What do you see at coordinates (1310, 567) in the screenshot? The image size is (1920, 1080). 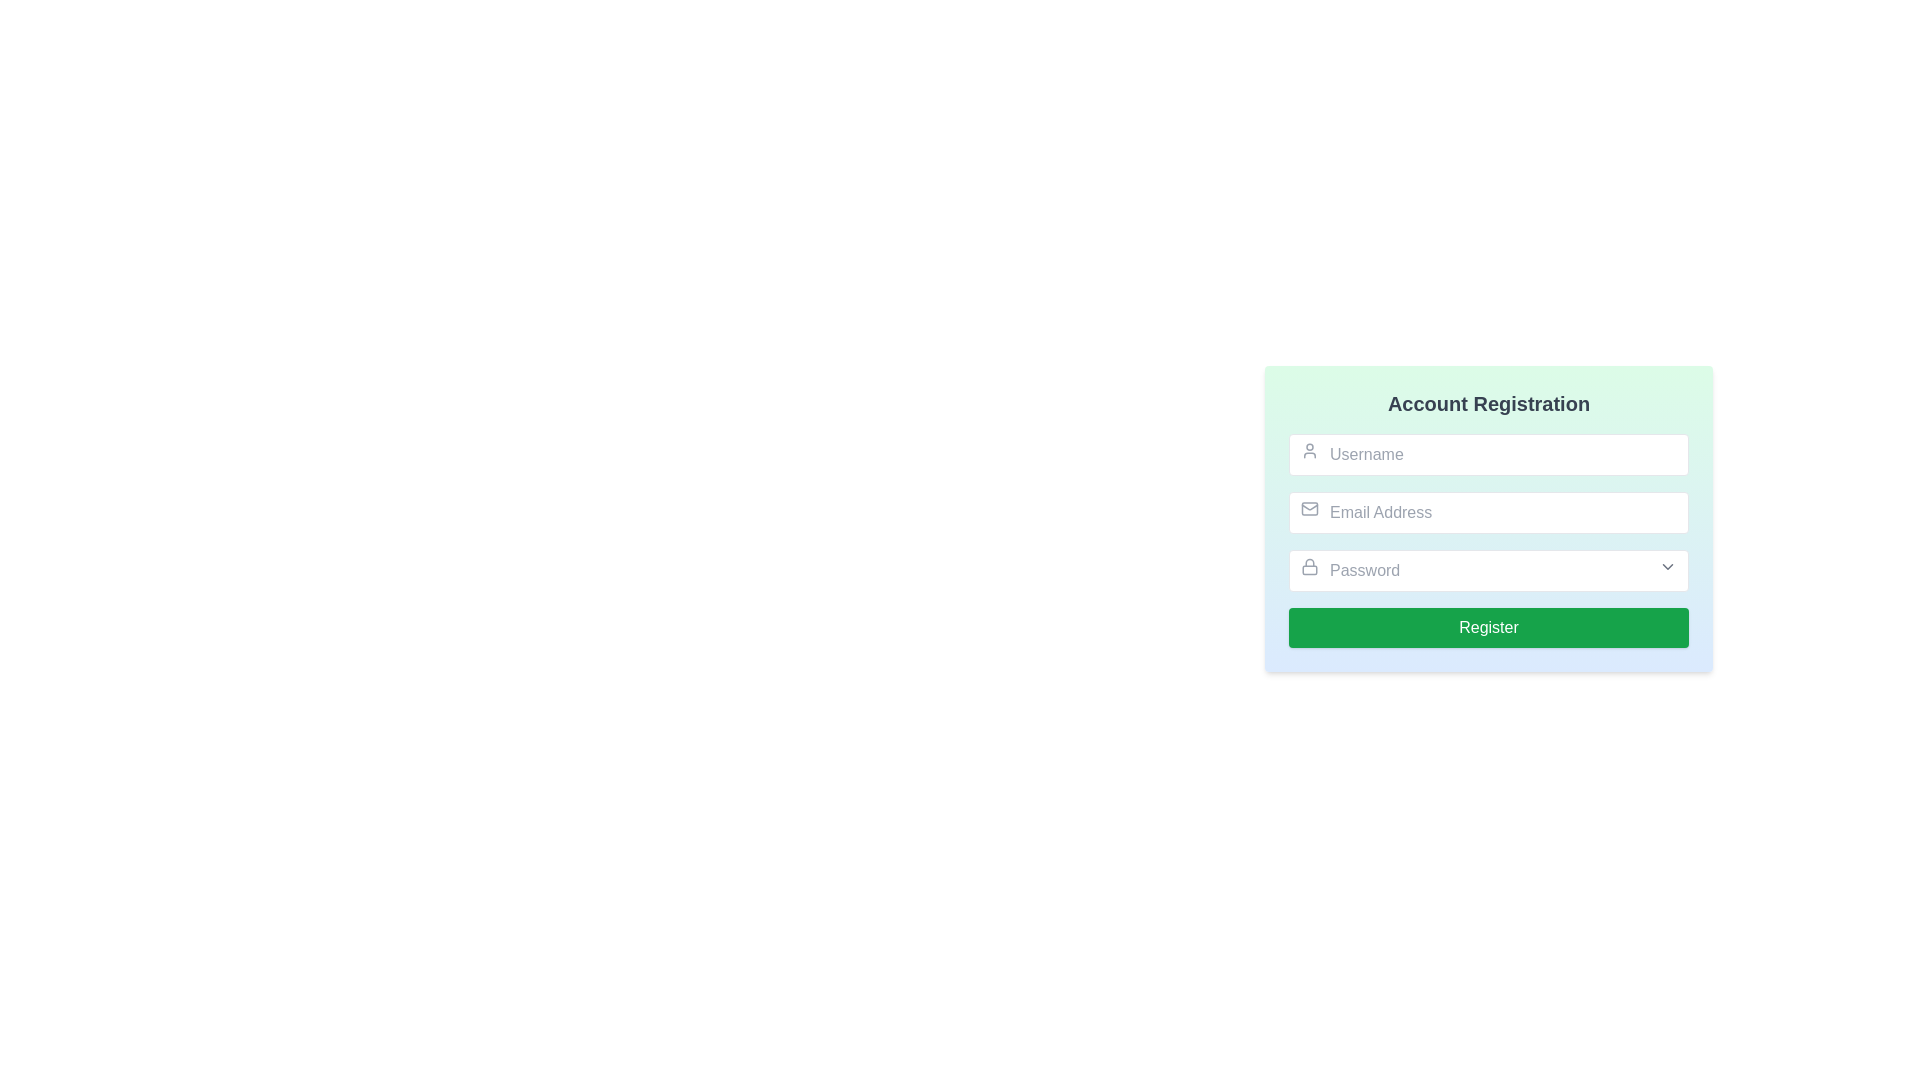 I see `the padlock icon located at the beginning of the password input field in the 'Account Registration' form` at bounding box center [1310, 567].